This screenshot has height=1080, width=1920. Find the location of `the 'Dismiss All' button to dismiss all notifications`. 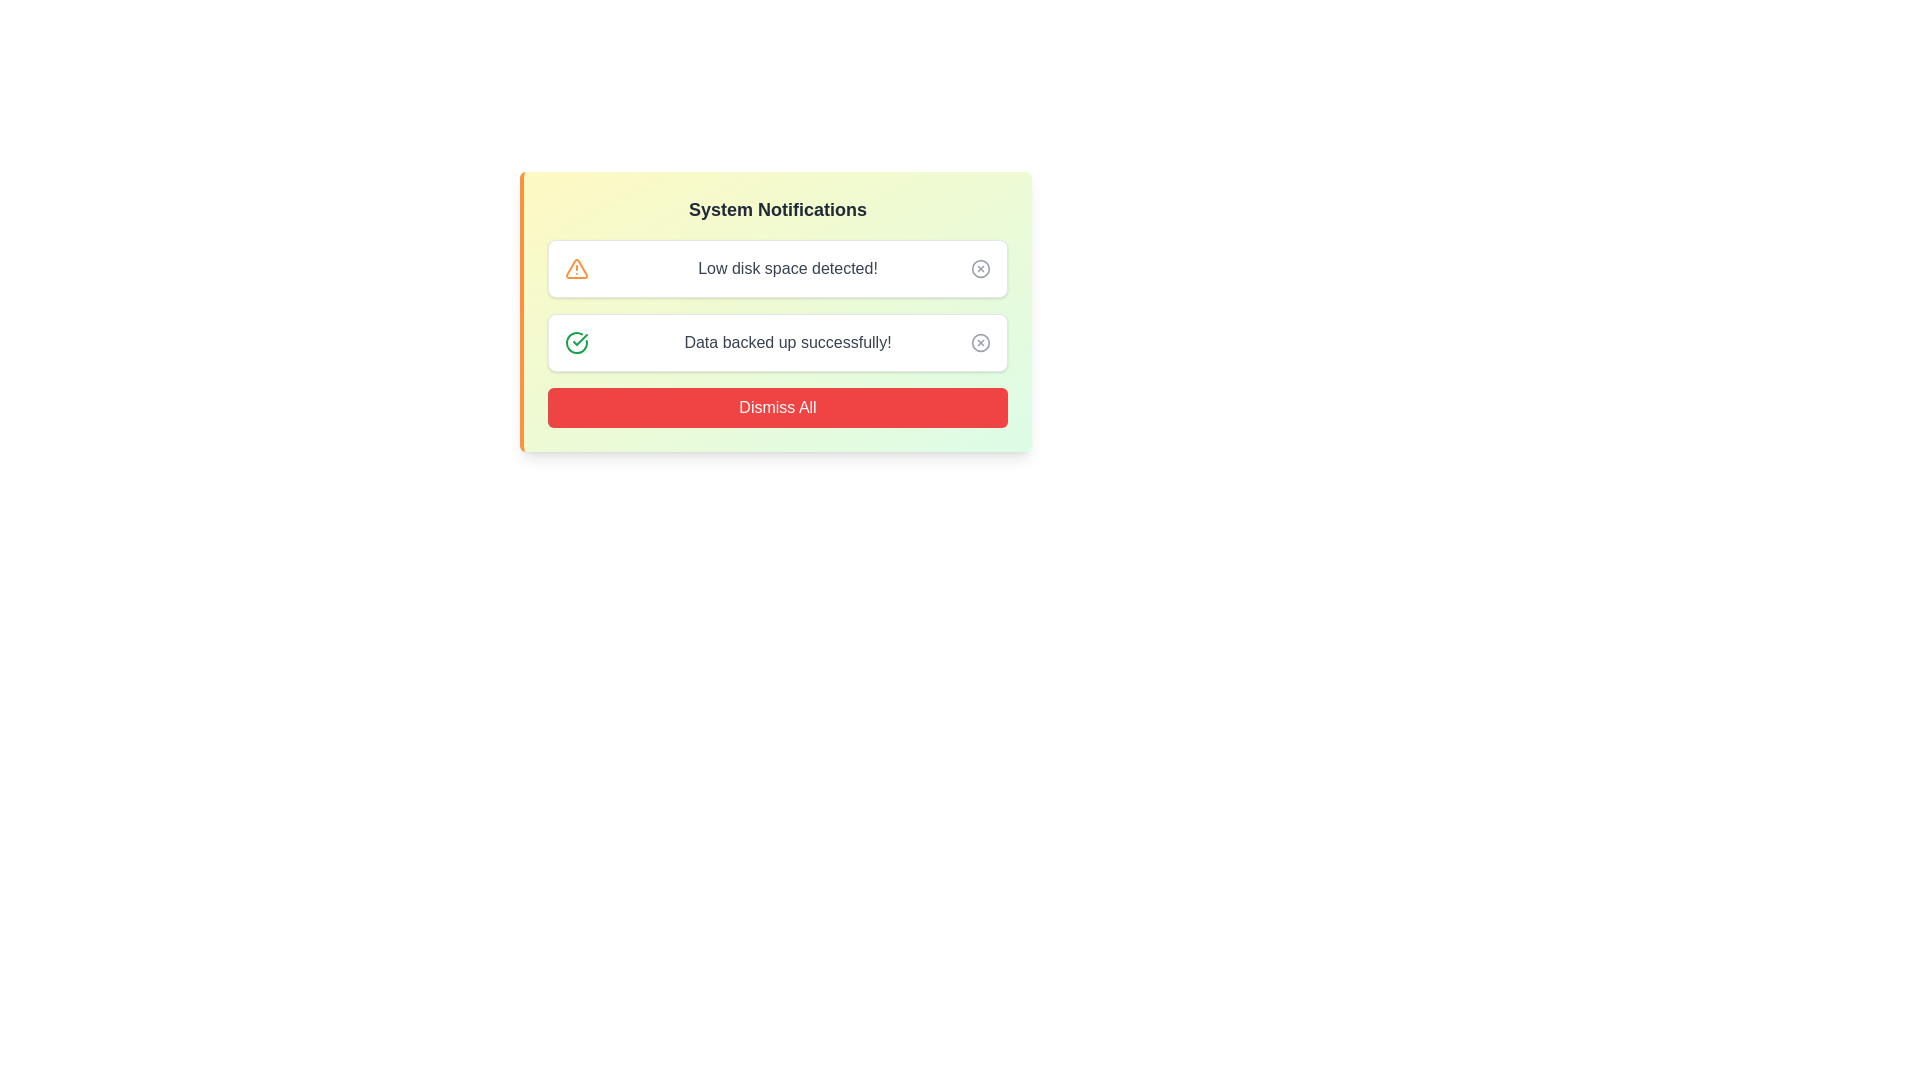

the 'Dismiss All' button to dismiss all notifications is located at coordinates (776, 407).